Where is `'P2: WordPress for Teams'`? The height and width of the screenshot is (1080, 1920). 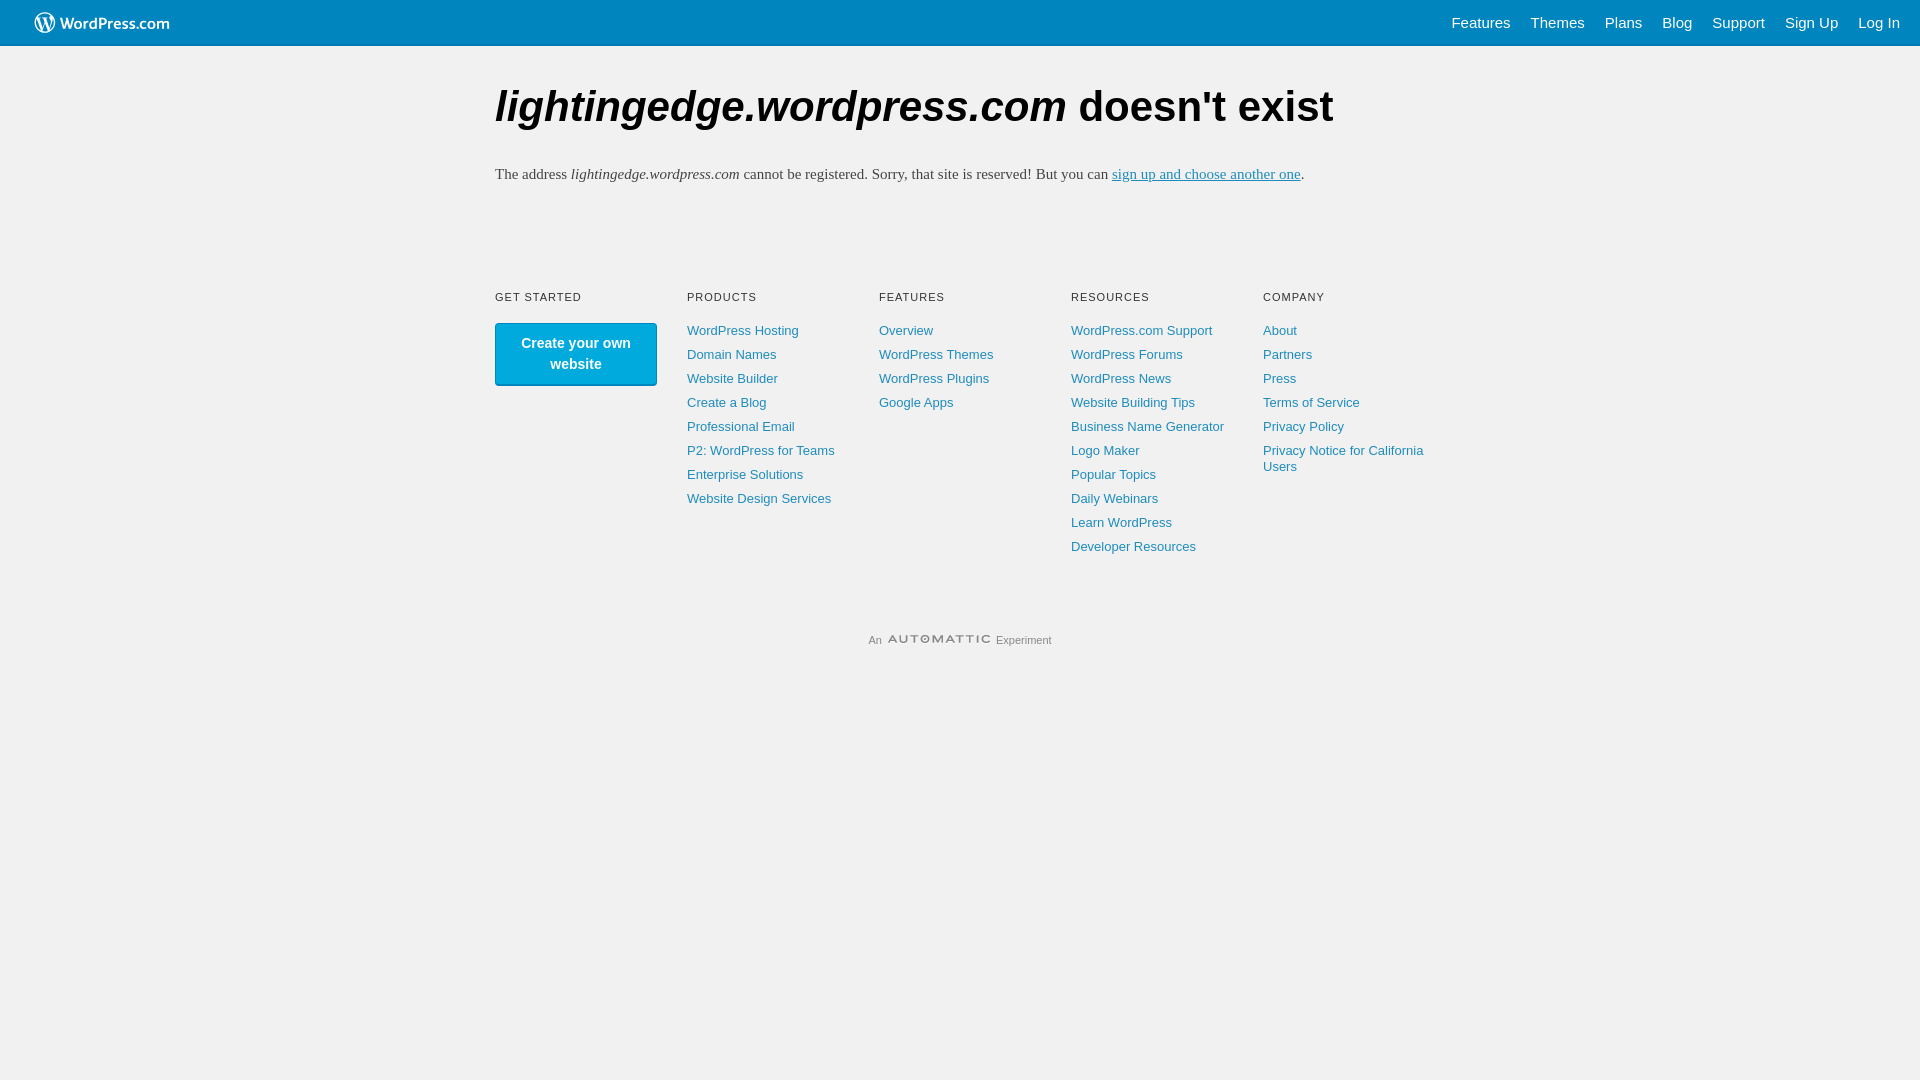 'P2: WordPress for Teams' is located at coordinates (760, 450).